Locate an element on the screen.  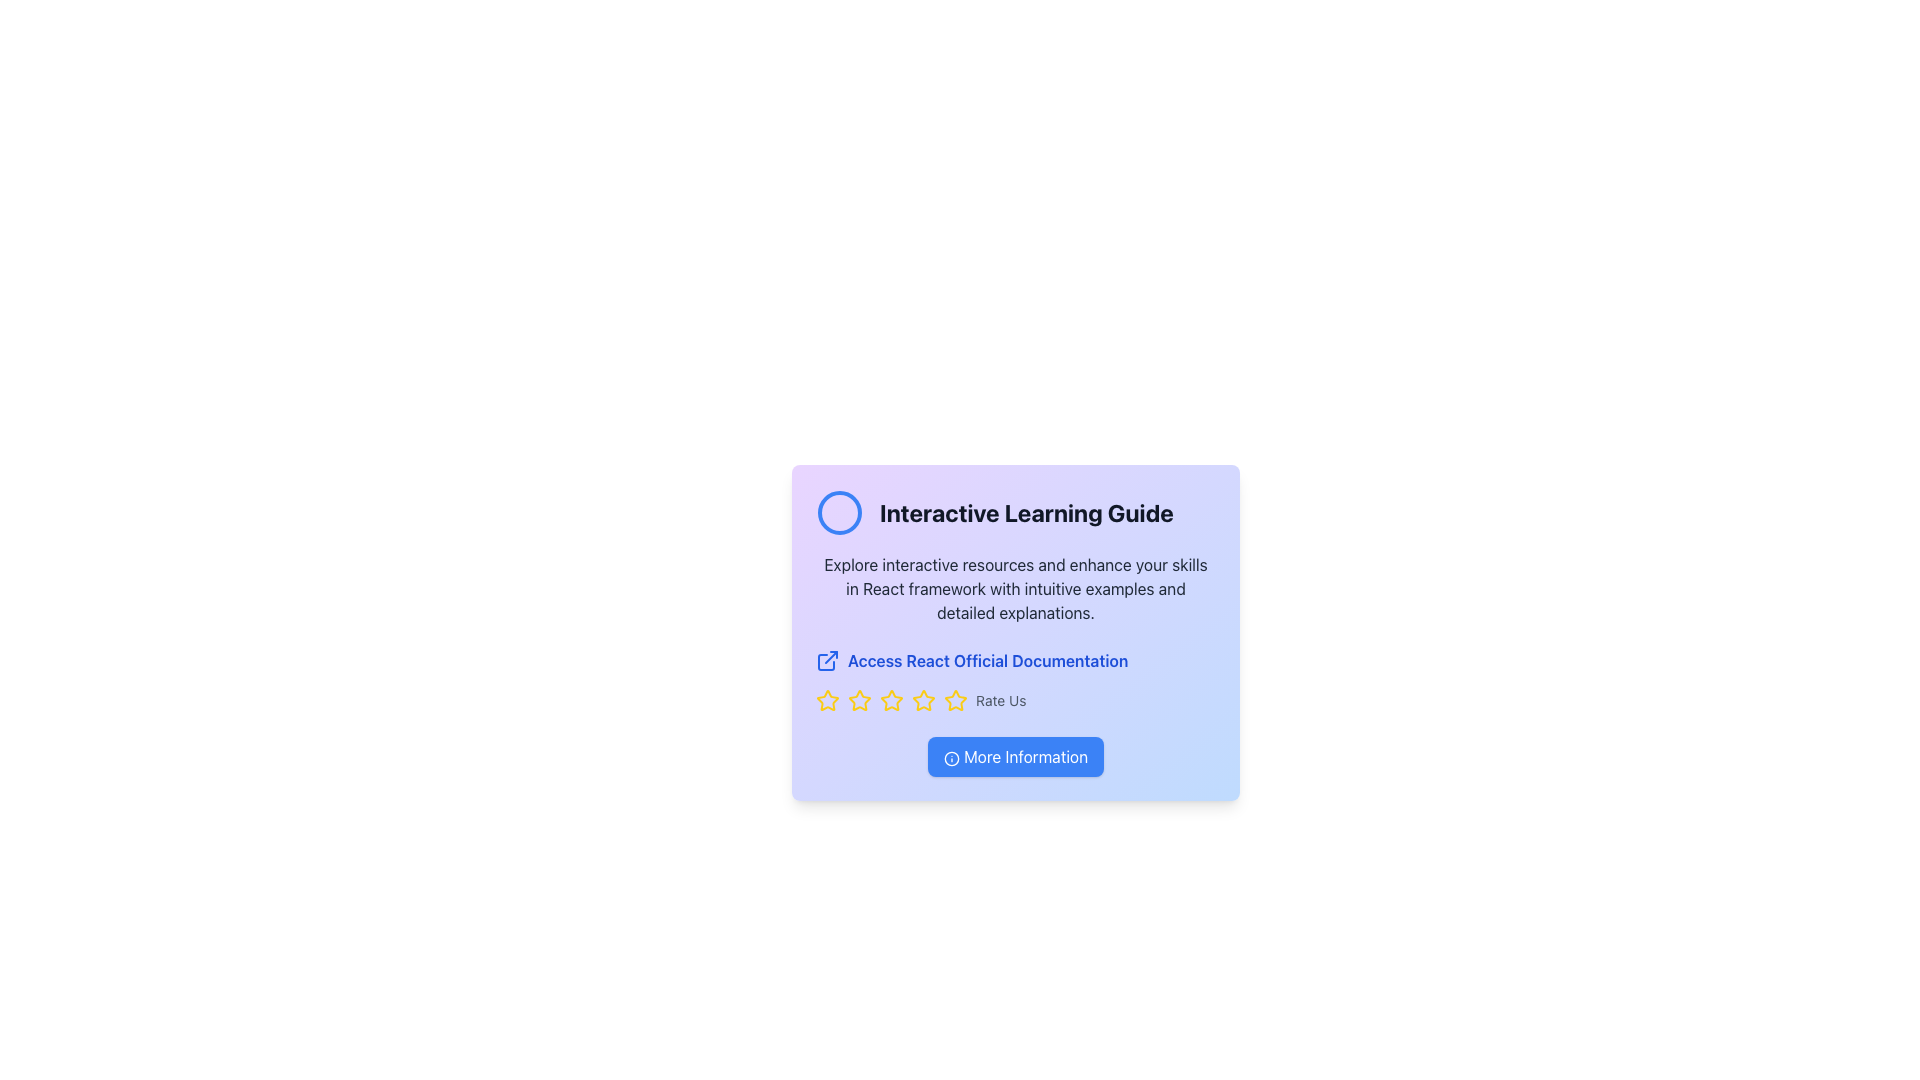
the rating system label that consists of five yellow stars followed by the text 'Rate Us' in gray, which is located above the blue button labeled 'More Information' is located at coordinates (1016, 700).